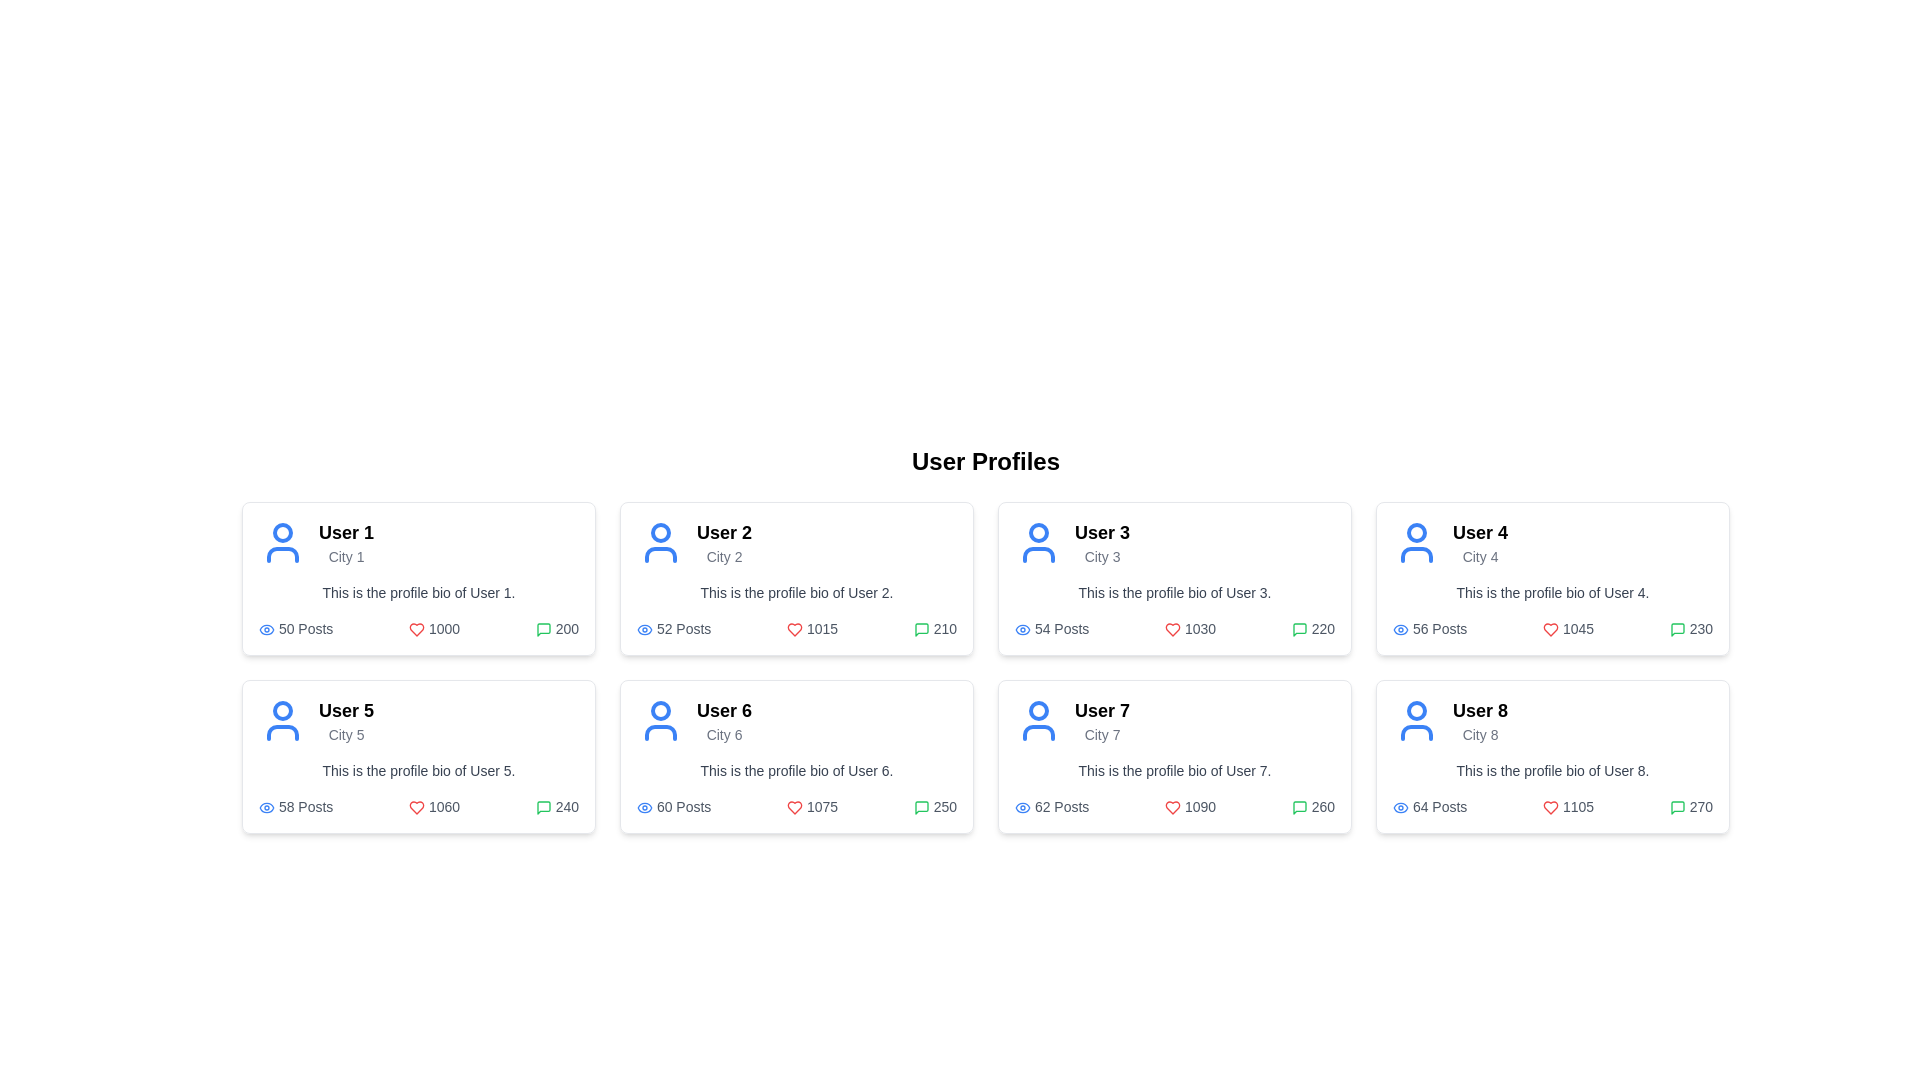  I want to click on the green outlined speech bubble icon located in the bottom-right section of the card labeled 'User 5', next to the number '240', so click(543, 807).